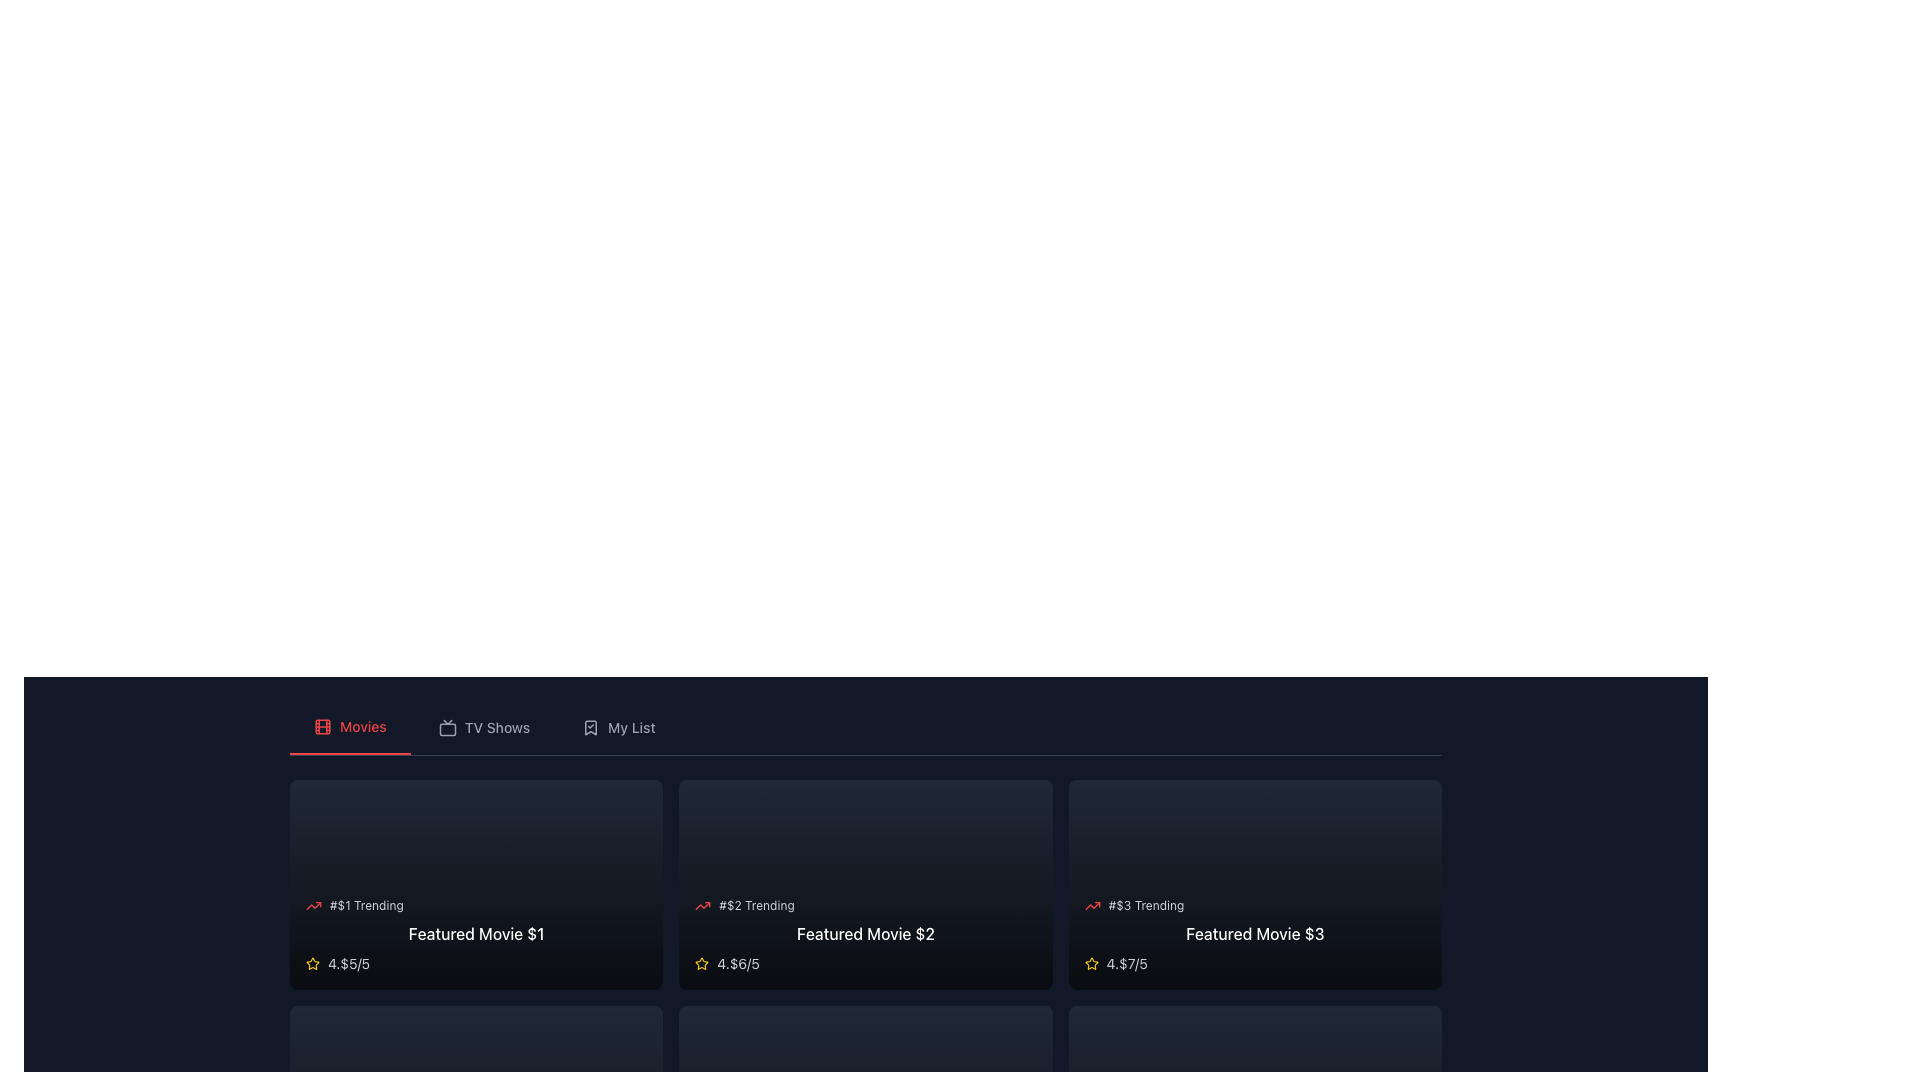  Describe the element at coordinates (475, 883) in the screenshot. I see `the play button located in the center of the 'Featured Movie $1' card to initiate the movie content` at that location.